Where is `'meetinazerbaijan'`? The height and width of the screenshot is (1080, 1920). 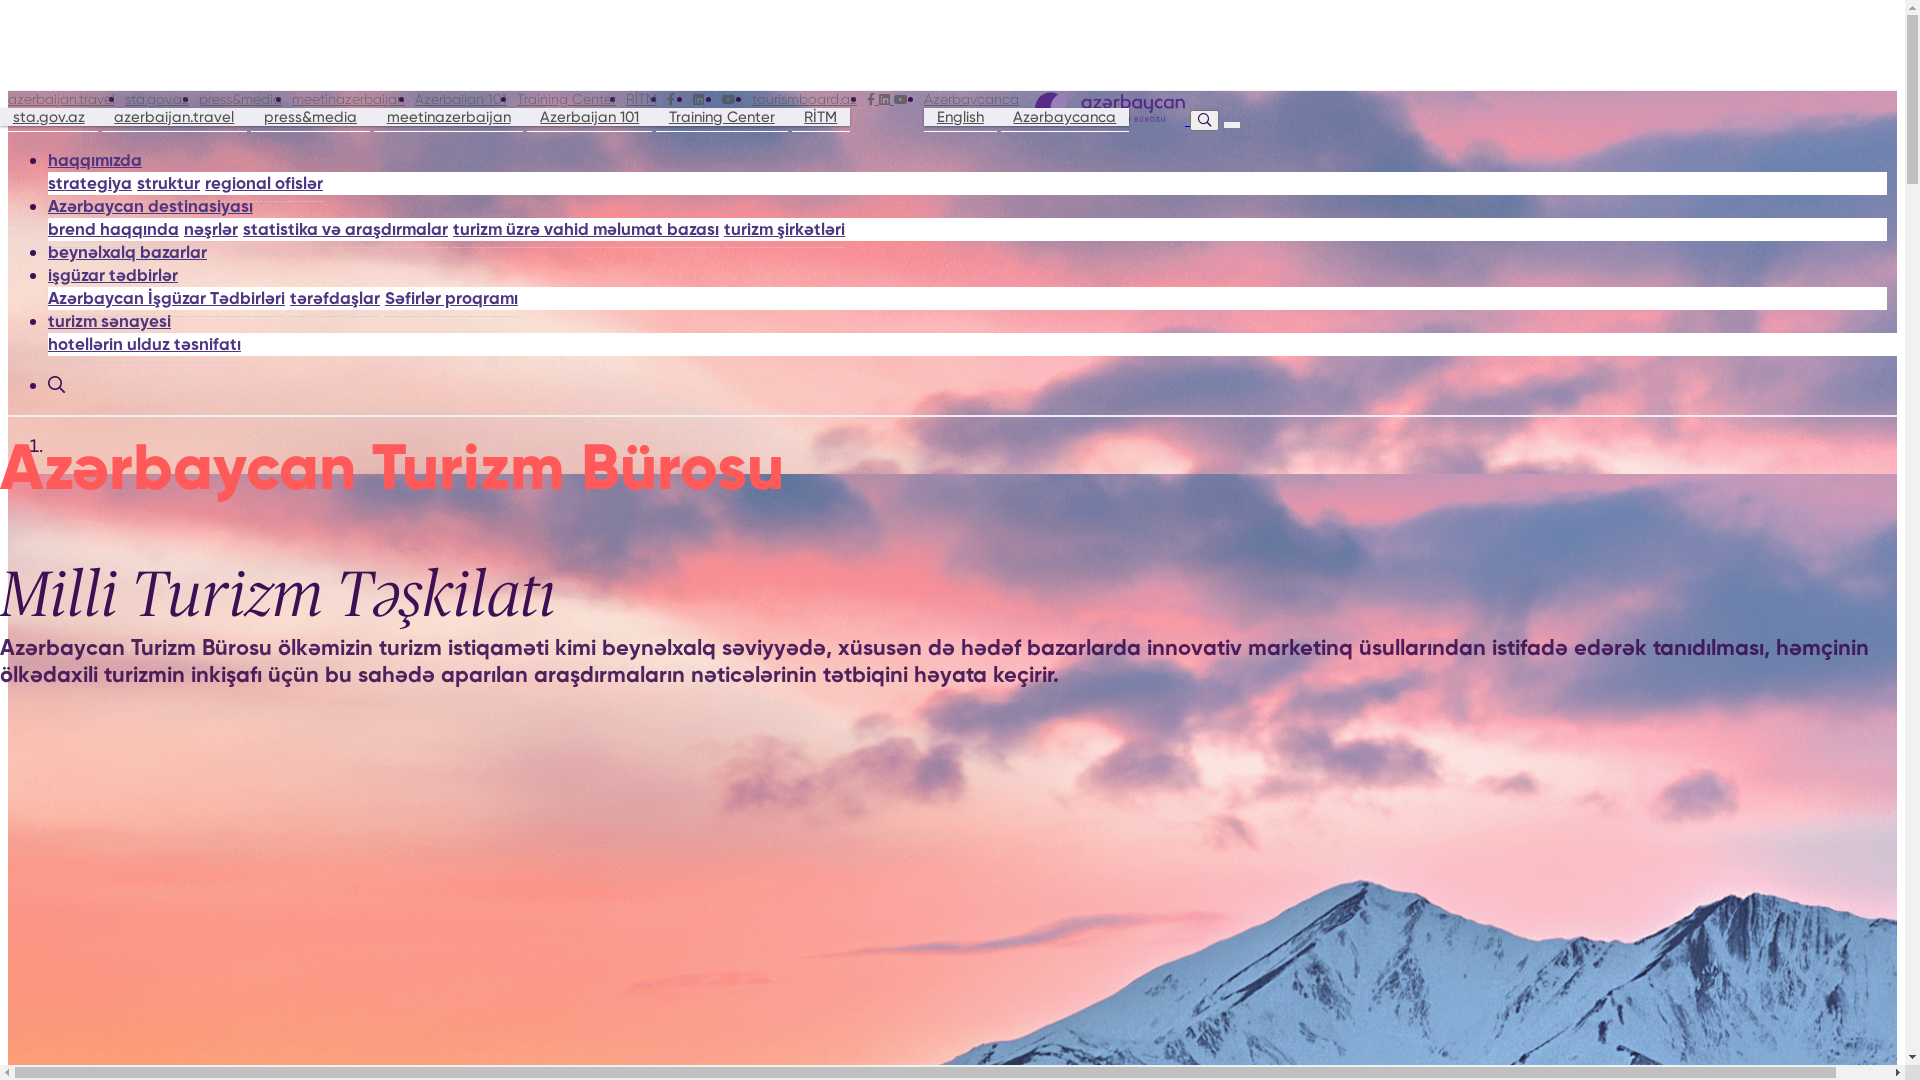 'meetinazerbaijan' is located at coordinates (374, 117).